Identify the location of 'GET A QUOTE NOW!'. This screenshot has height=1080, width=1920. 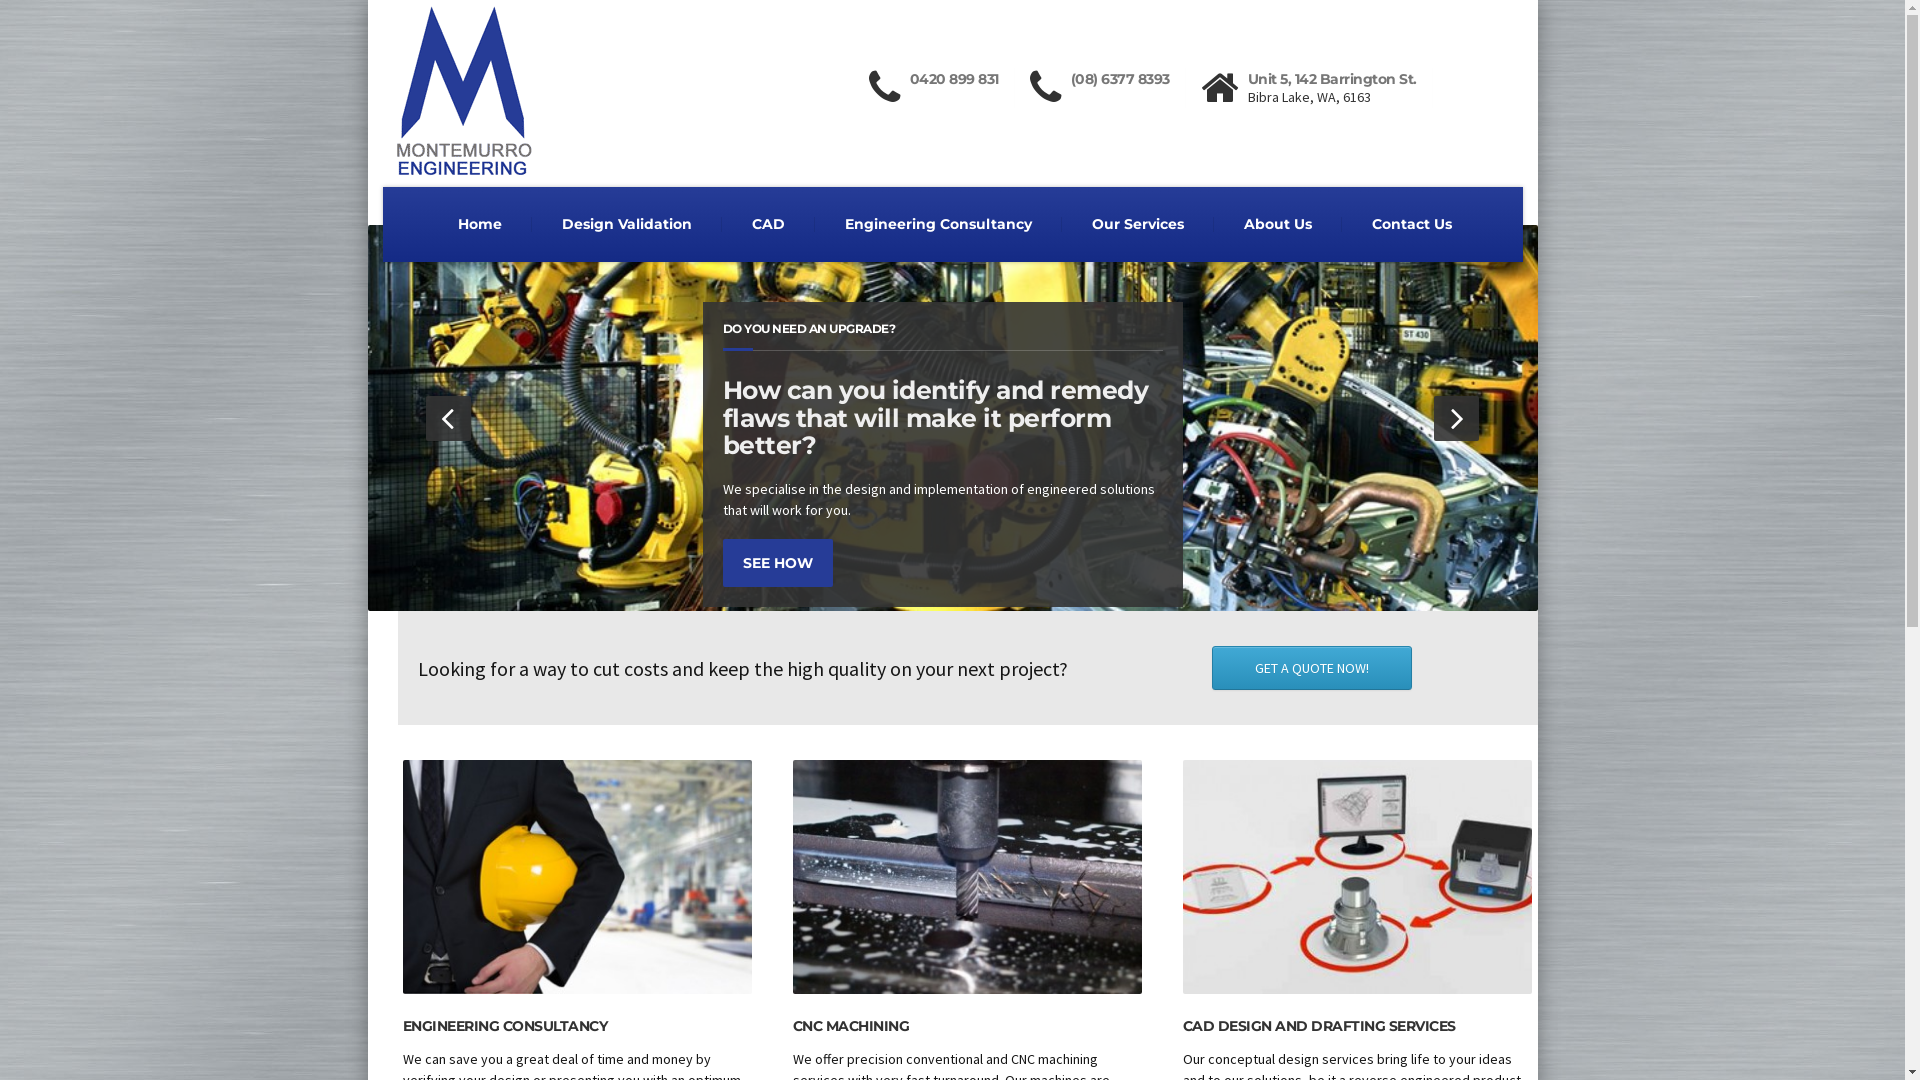
(1210, 667).